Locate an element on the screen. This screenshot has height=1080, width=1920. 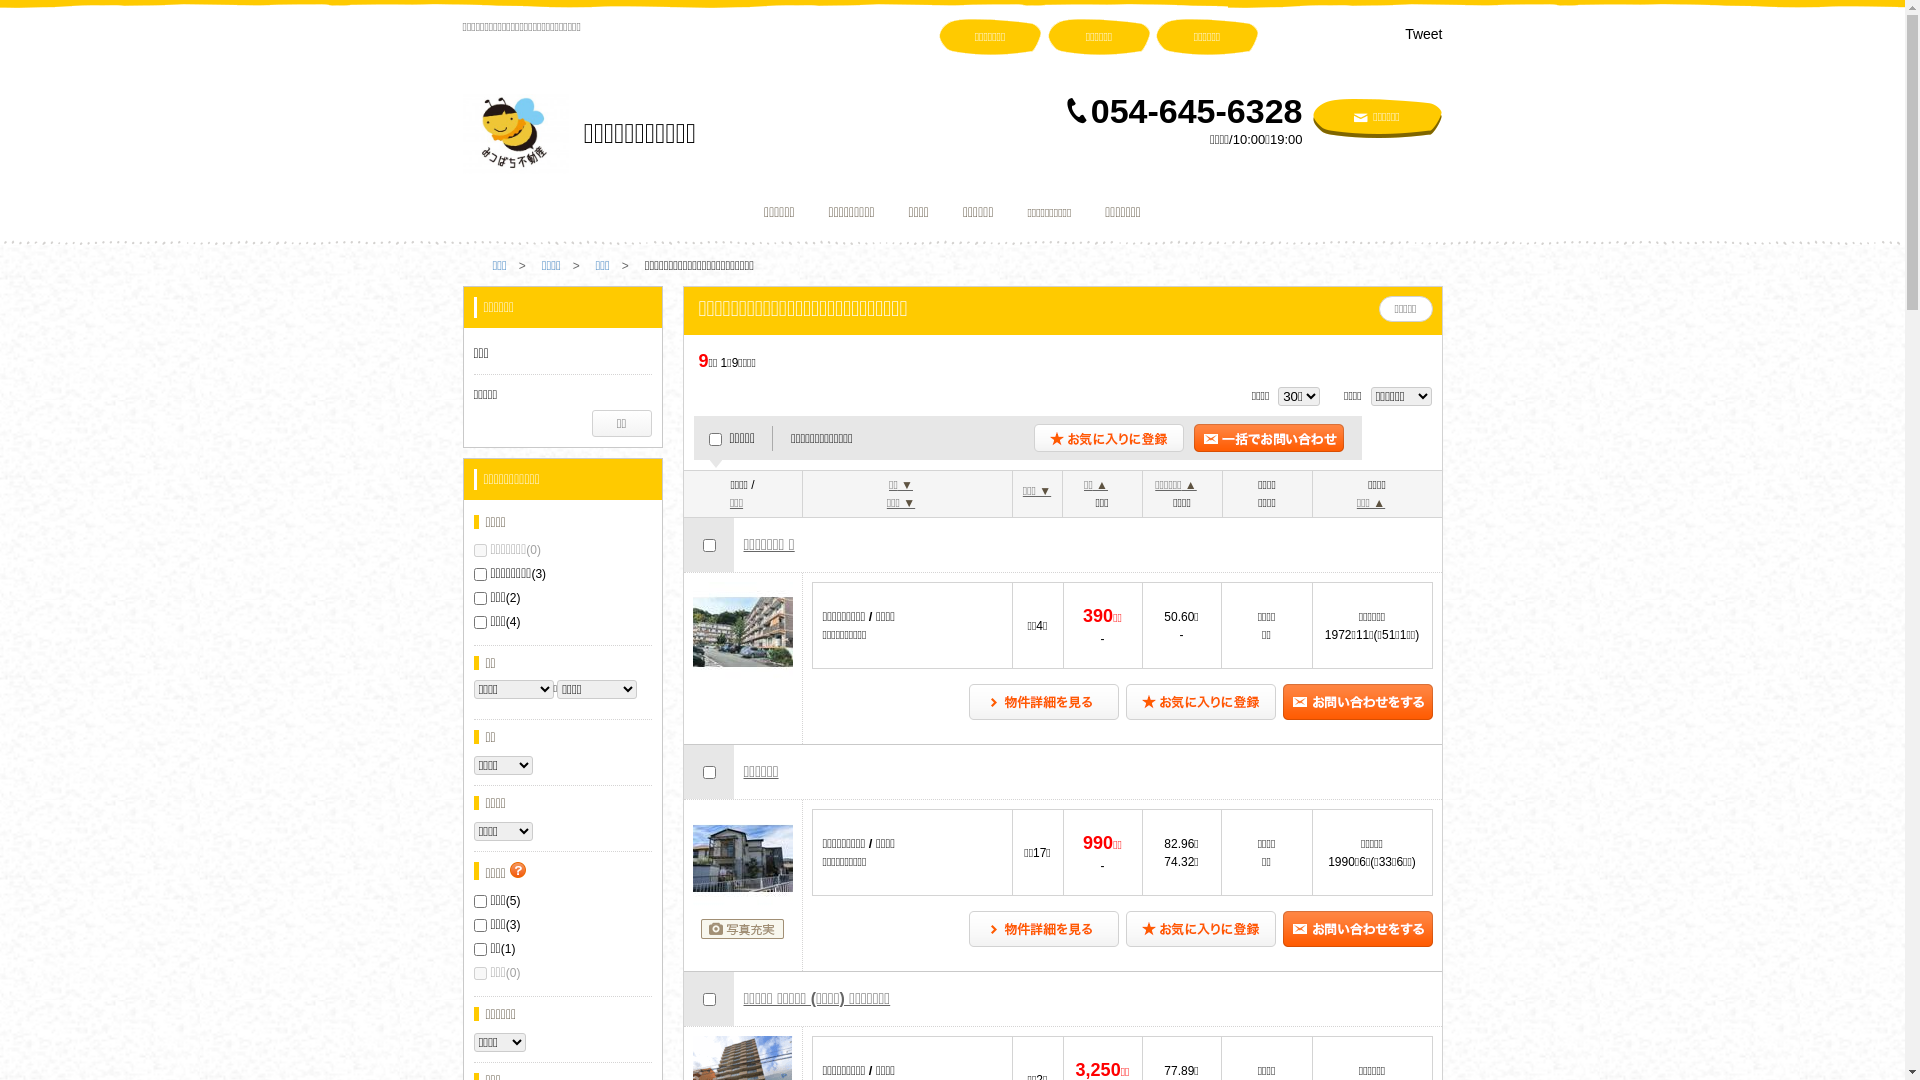
'Tweet' is located at coordinates (1422, 34).